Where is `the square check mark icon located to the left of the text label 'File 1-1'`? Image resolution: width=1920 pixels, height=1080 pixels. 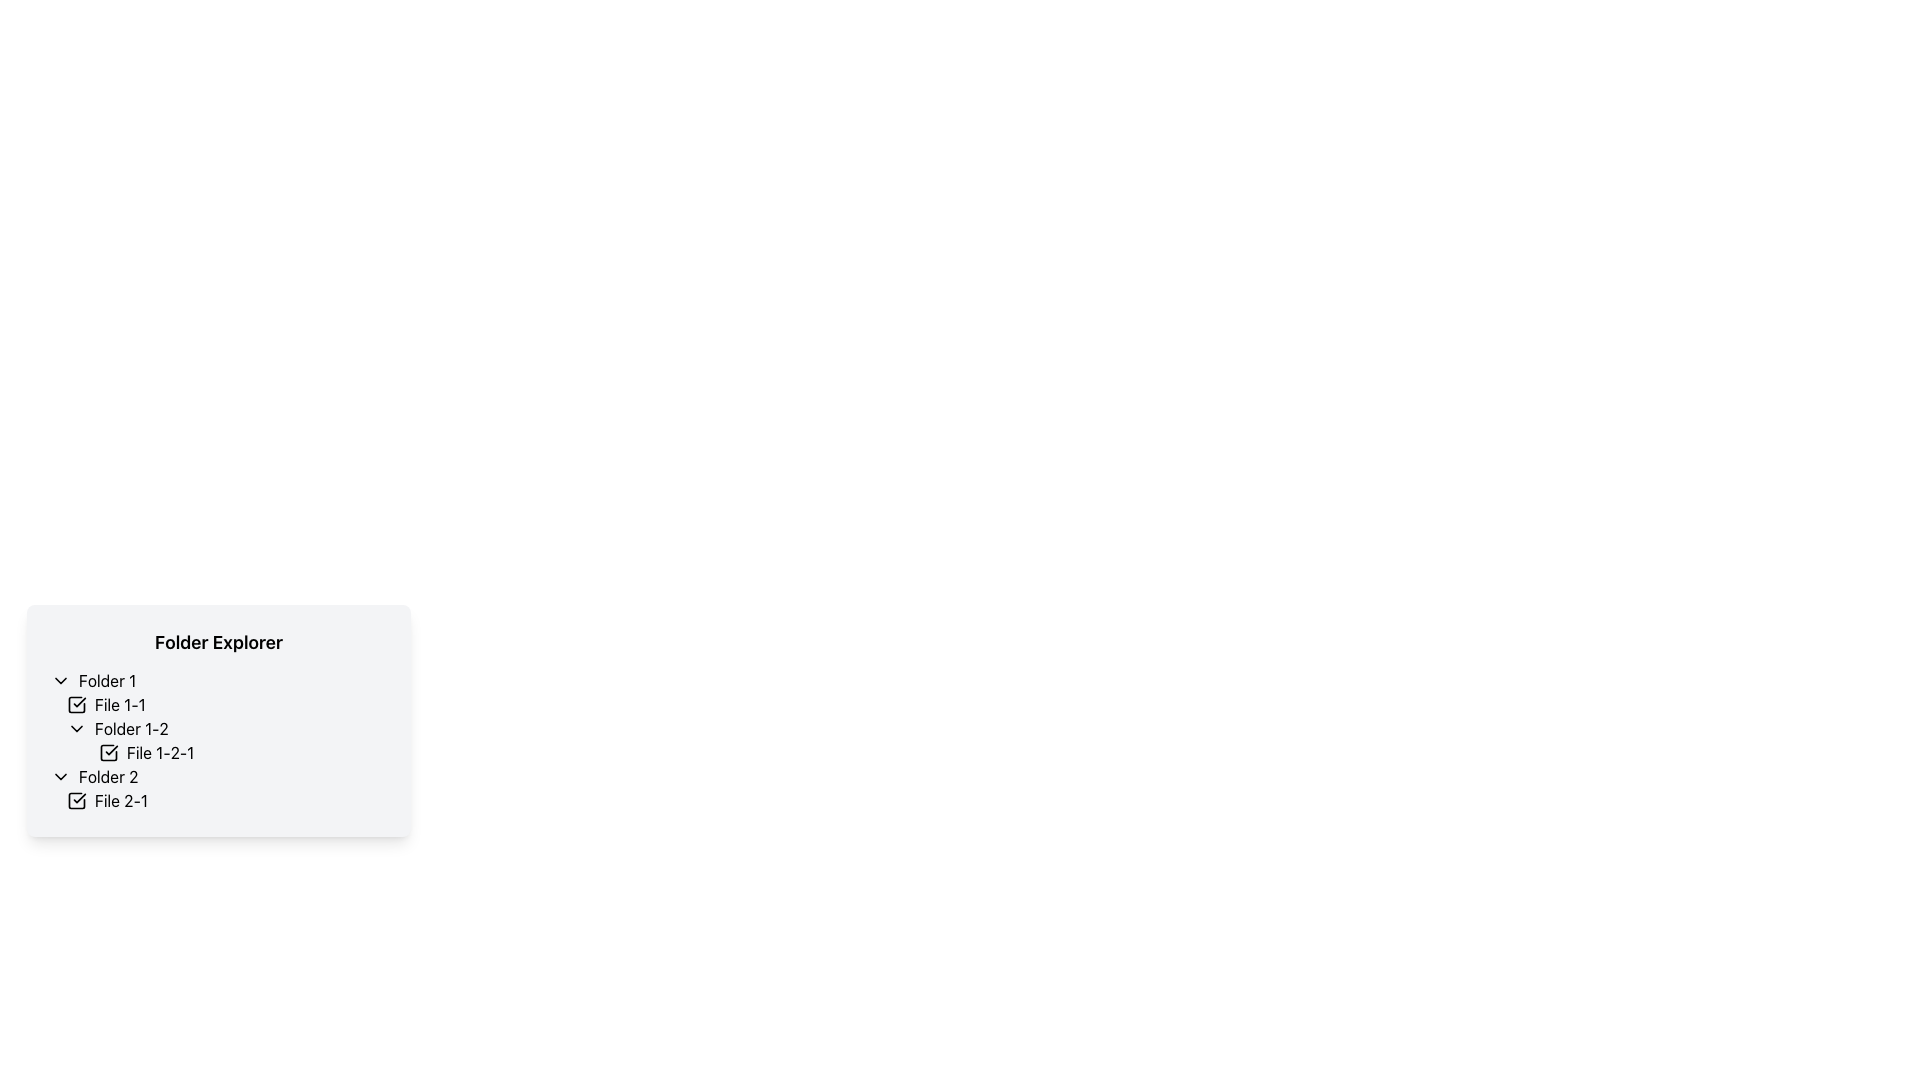 the square check mark icon located to the left of the text label 'File 1-1' is located at coordinates (76, 704).